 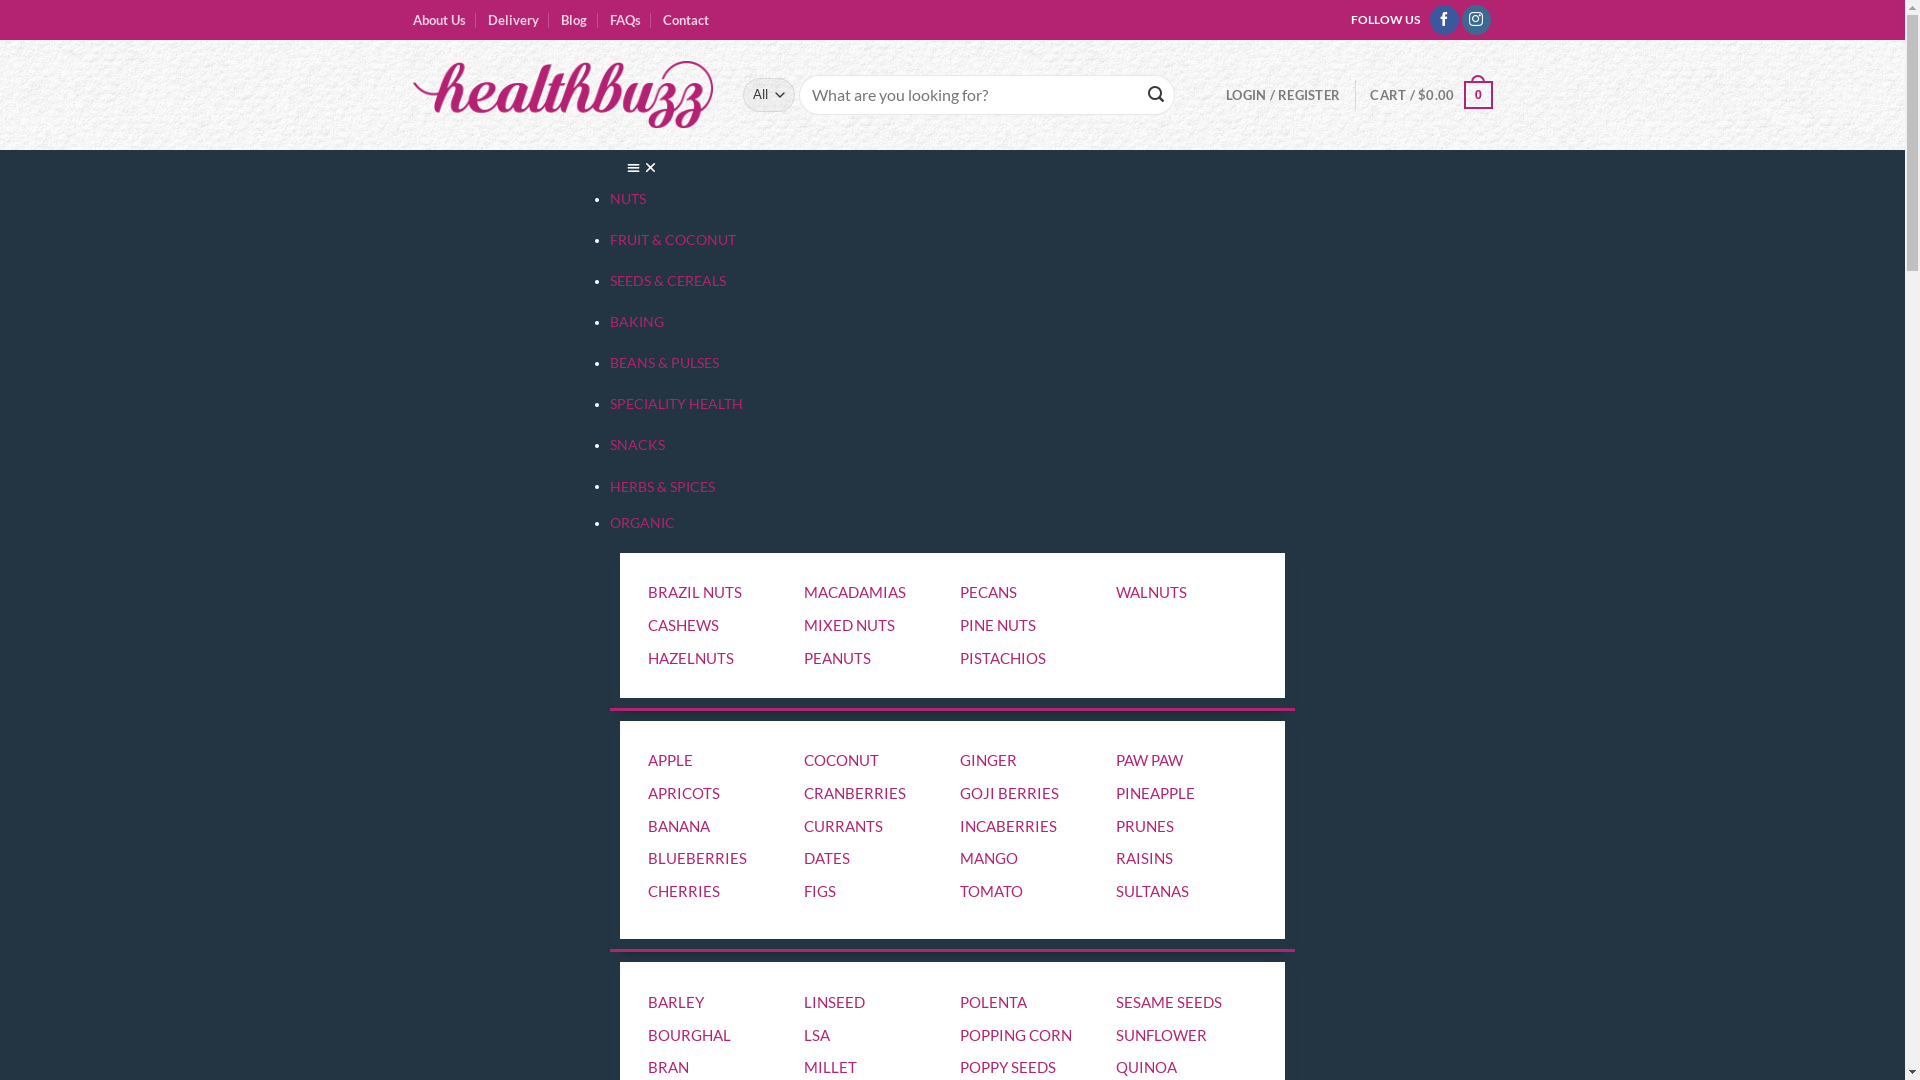 I want to click on 'MILLET', so click(x=830, y=1066).